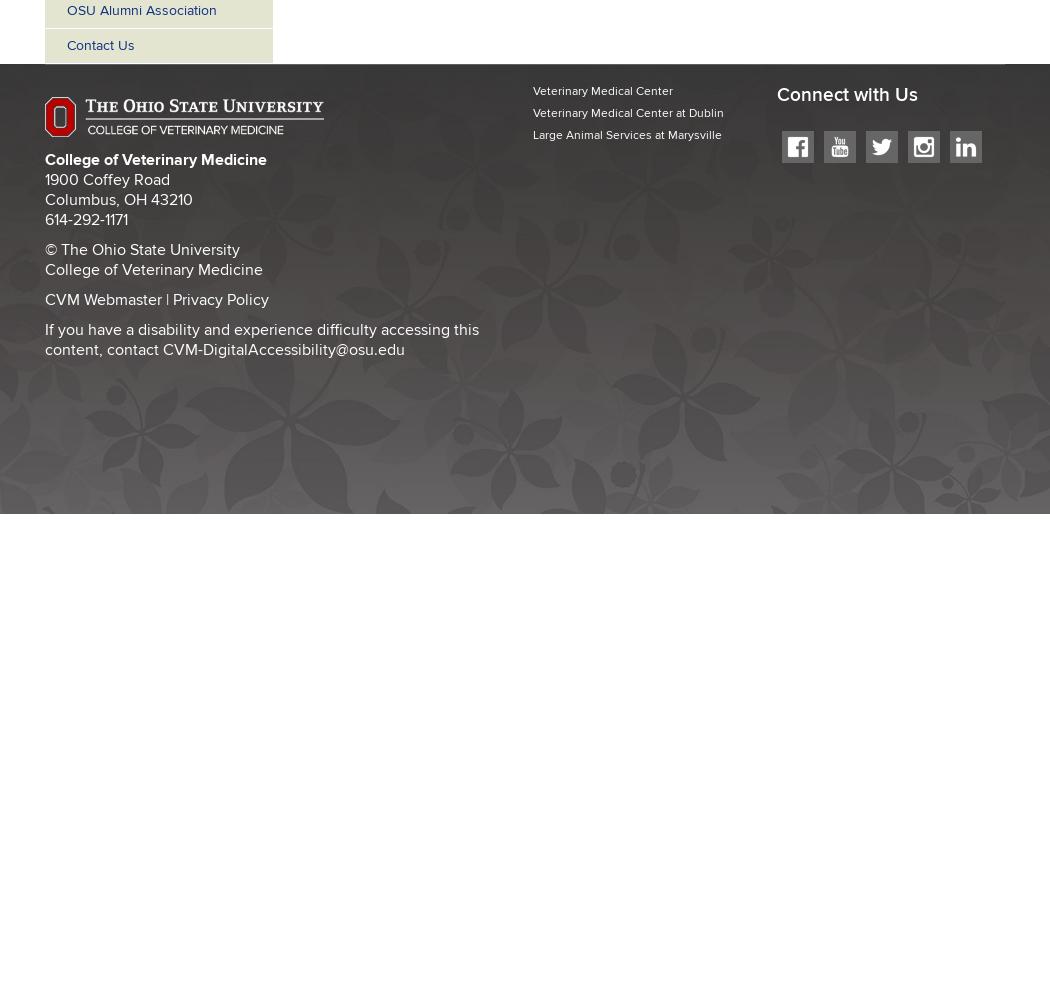  Describe the element at coordinates (603, 89) in the screenshot. I see `'Veterinary Medical Center'` at that location.